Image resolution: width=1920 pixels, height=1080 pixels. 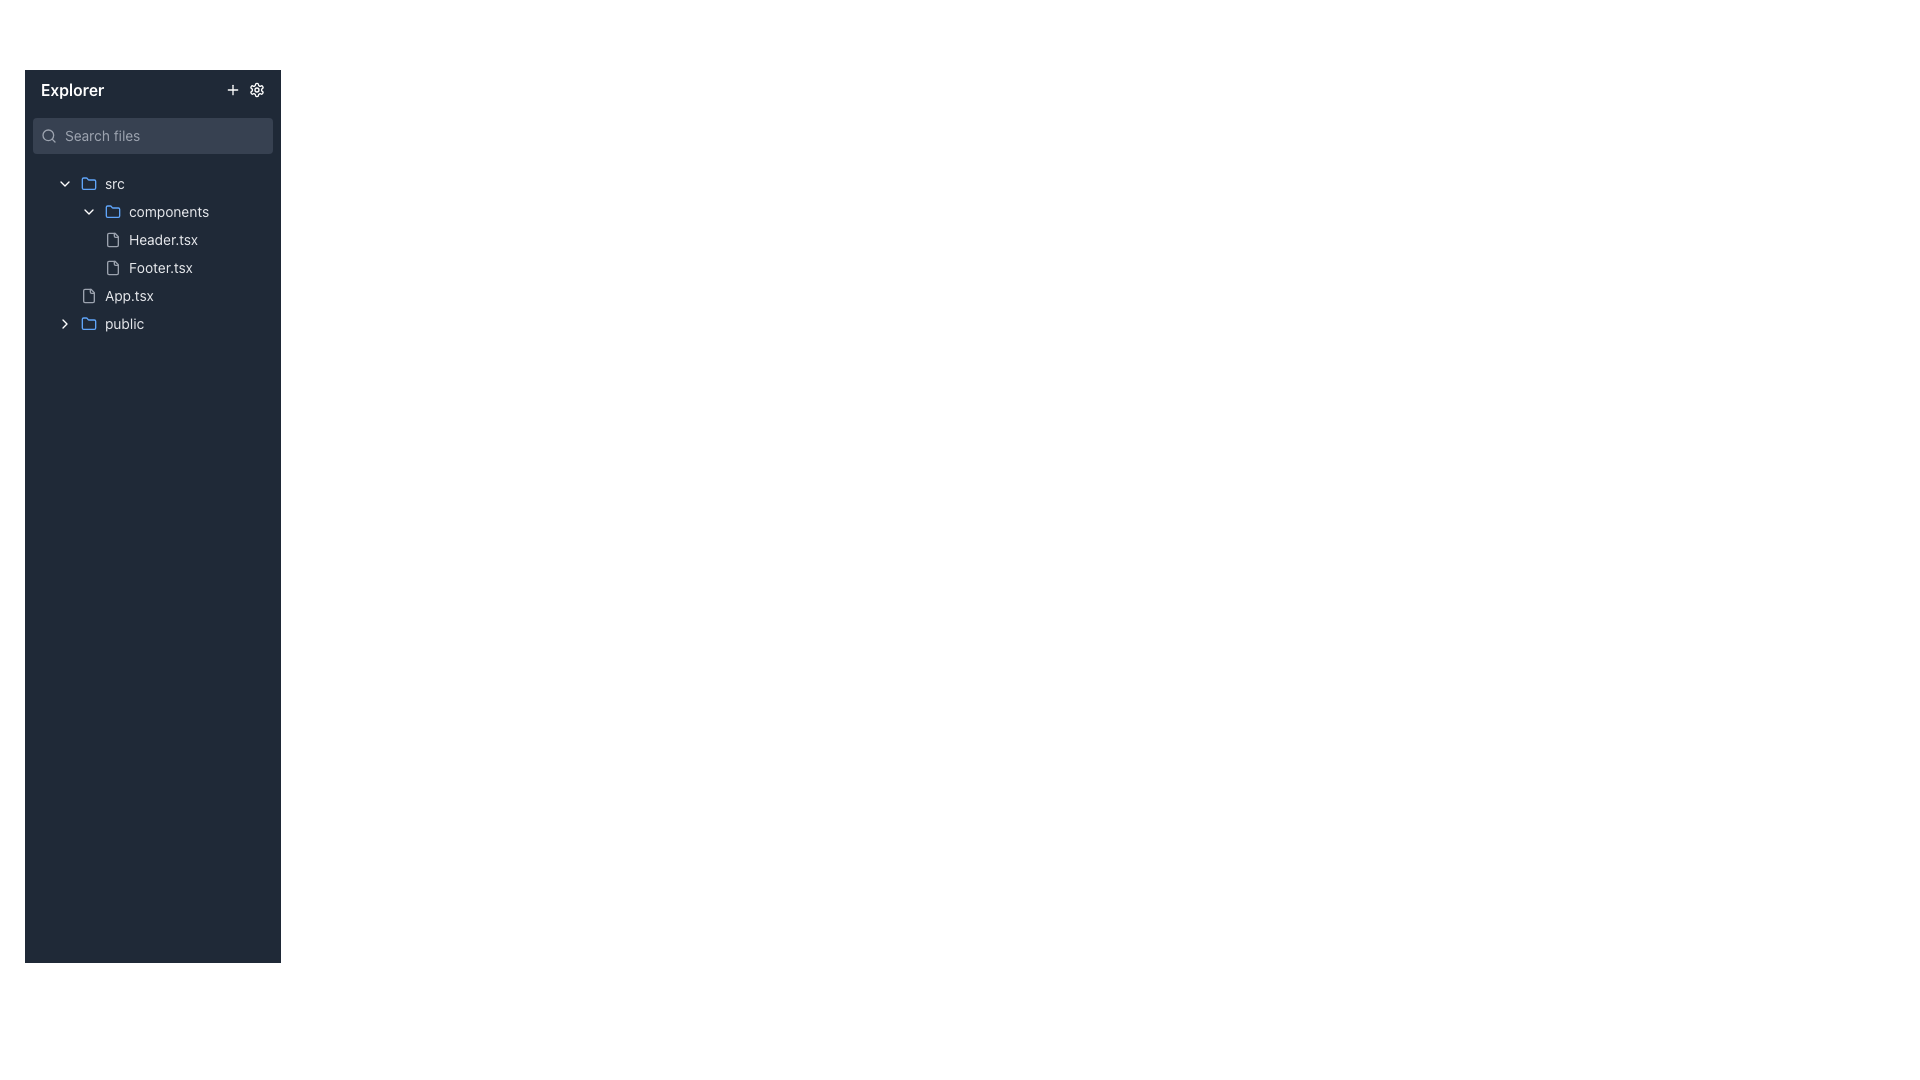 What do you see at coordinates (123, 323) in the screenshot?
I see `on the 'public' directory label in the file explorer view` at bounding box center [123, 323].